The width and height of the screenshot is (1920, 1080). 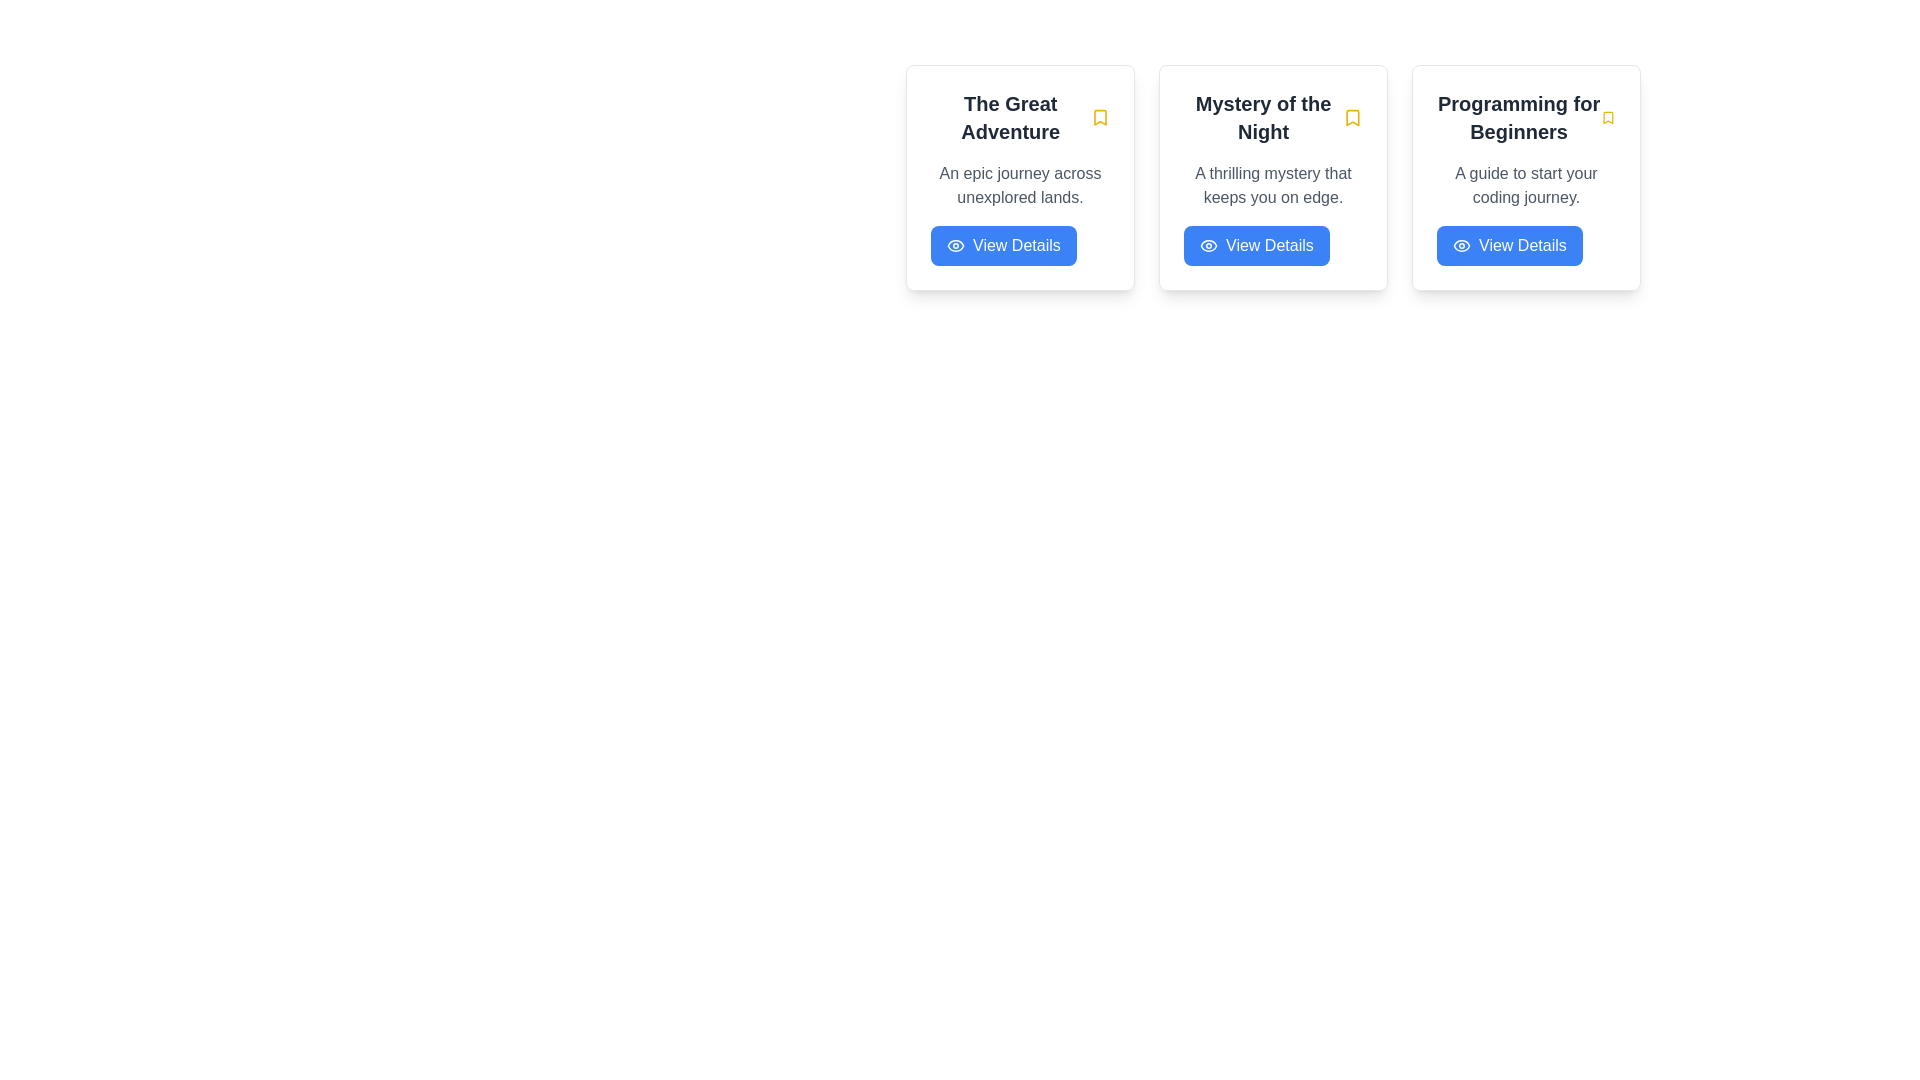 What do you see at coordinates (1272, 185) in the screenshot?
I see `the Static Text element that reads 'A thrilling mystery that keeps you on edge.' which is located below the title 'Mystery of the Night' in the middle card` at bounding box center [1272, 185].